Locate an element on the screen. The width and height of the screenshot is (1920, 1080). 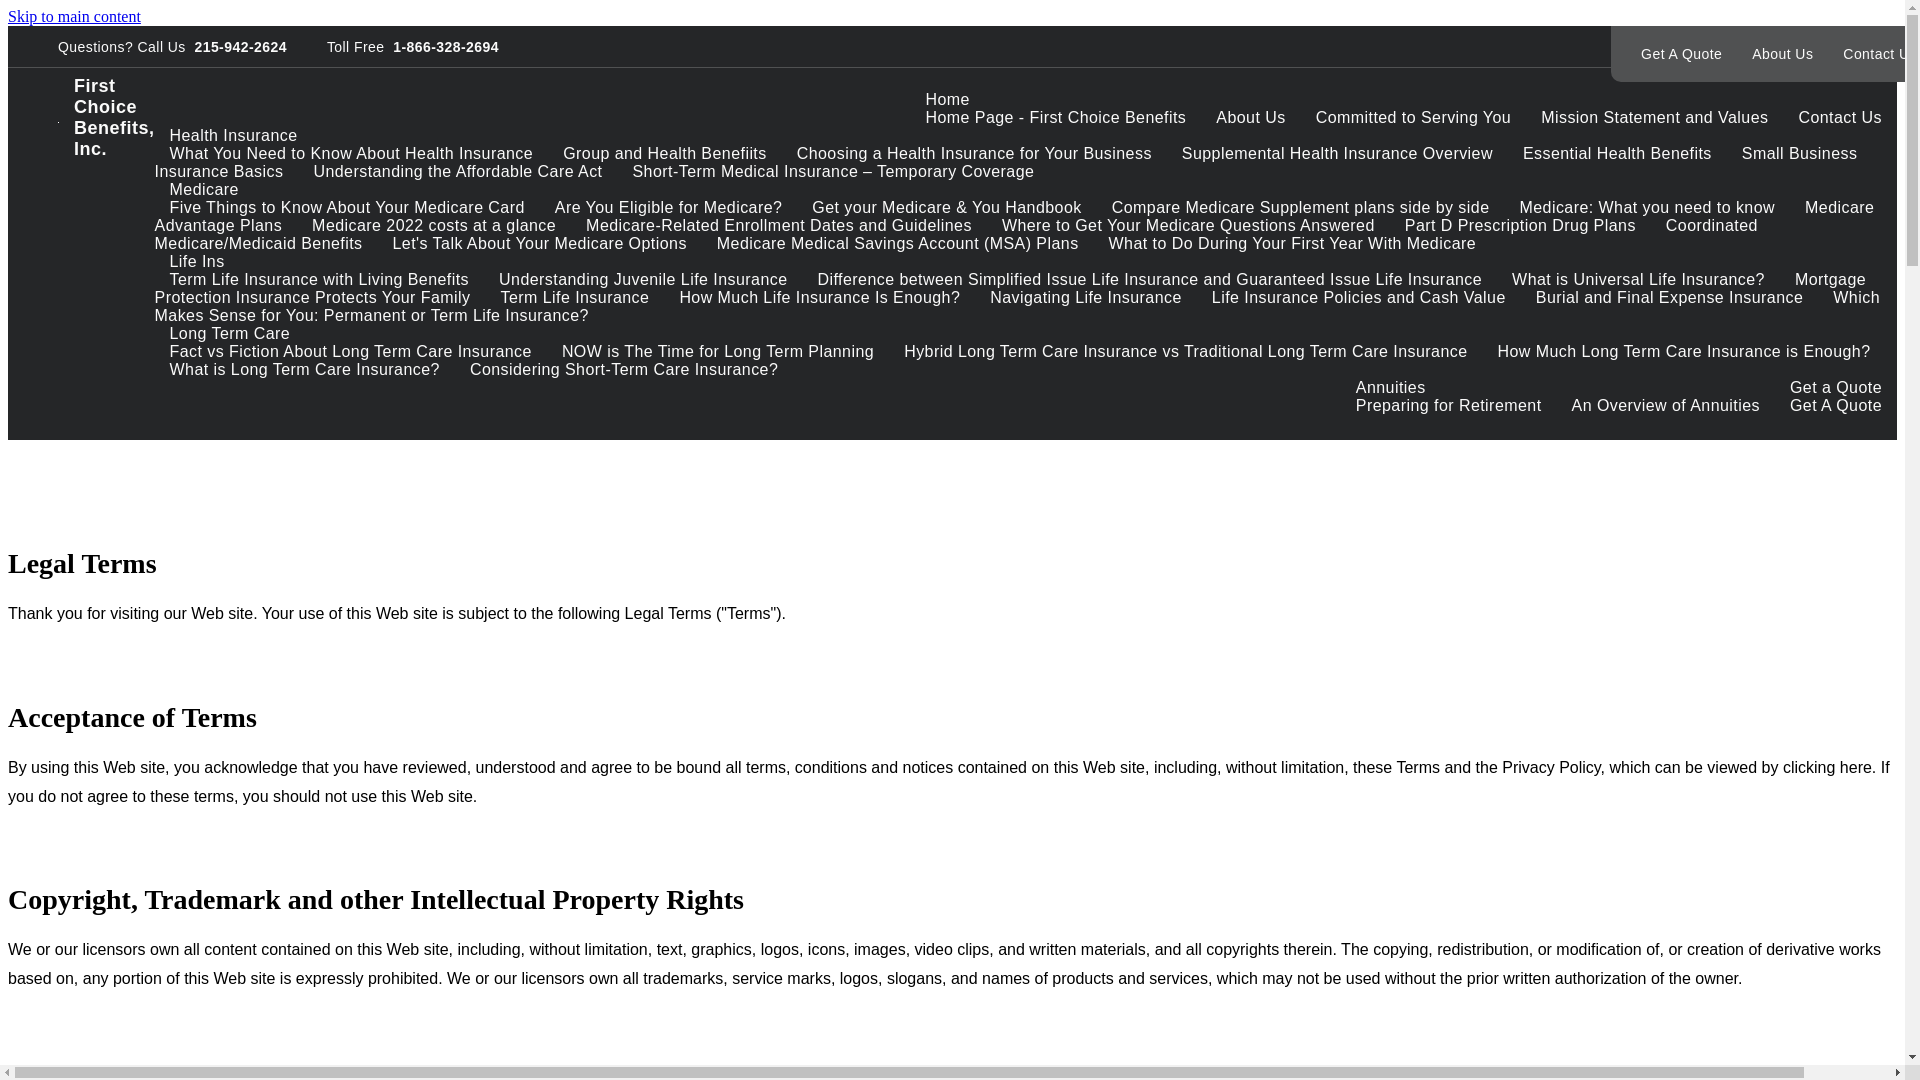
'Essential Health Benefits' is located at coordinates (1617, 152).